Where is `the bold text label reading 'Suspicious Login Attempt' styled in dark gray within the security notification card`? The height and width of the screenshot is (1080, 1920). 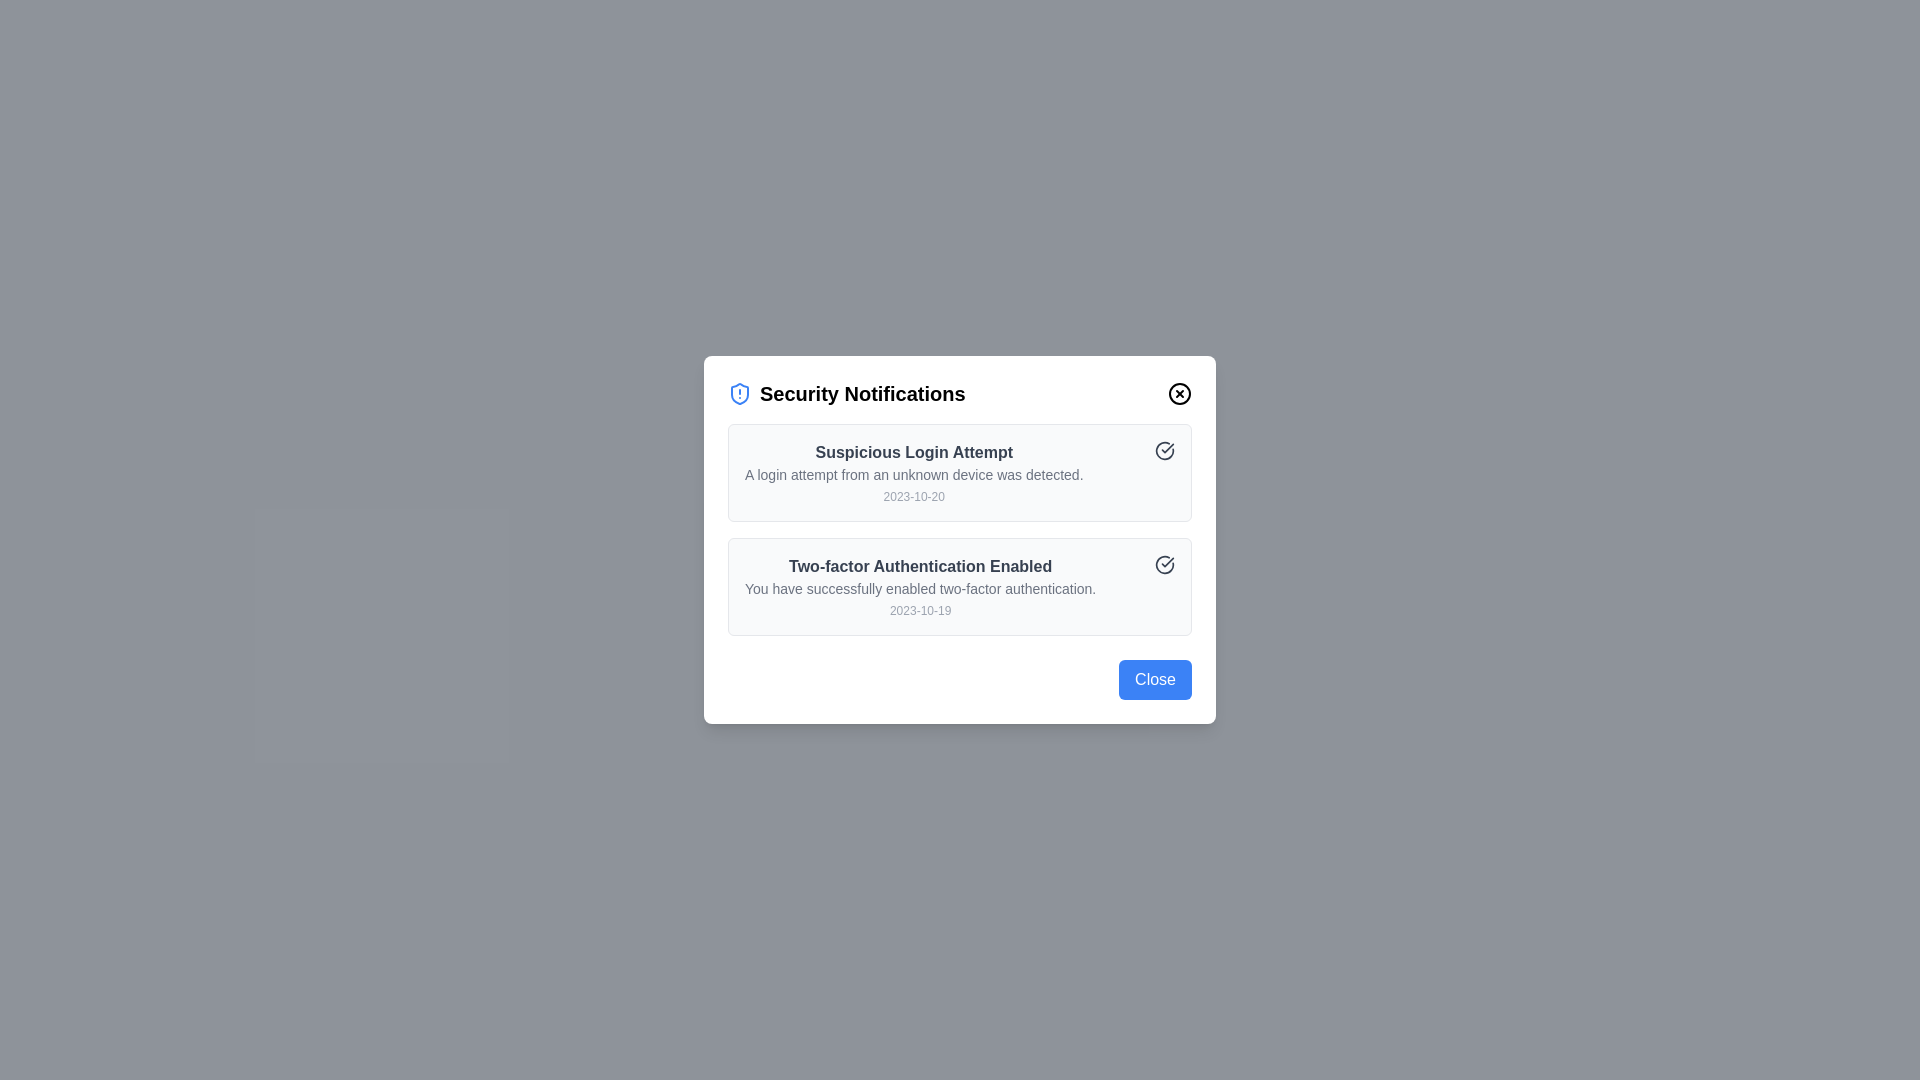
the bold text label reading 'Suspicious Login Attempt' styled in dark gray within the security notification card is located at coordinates (913, 452).